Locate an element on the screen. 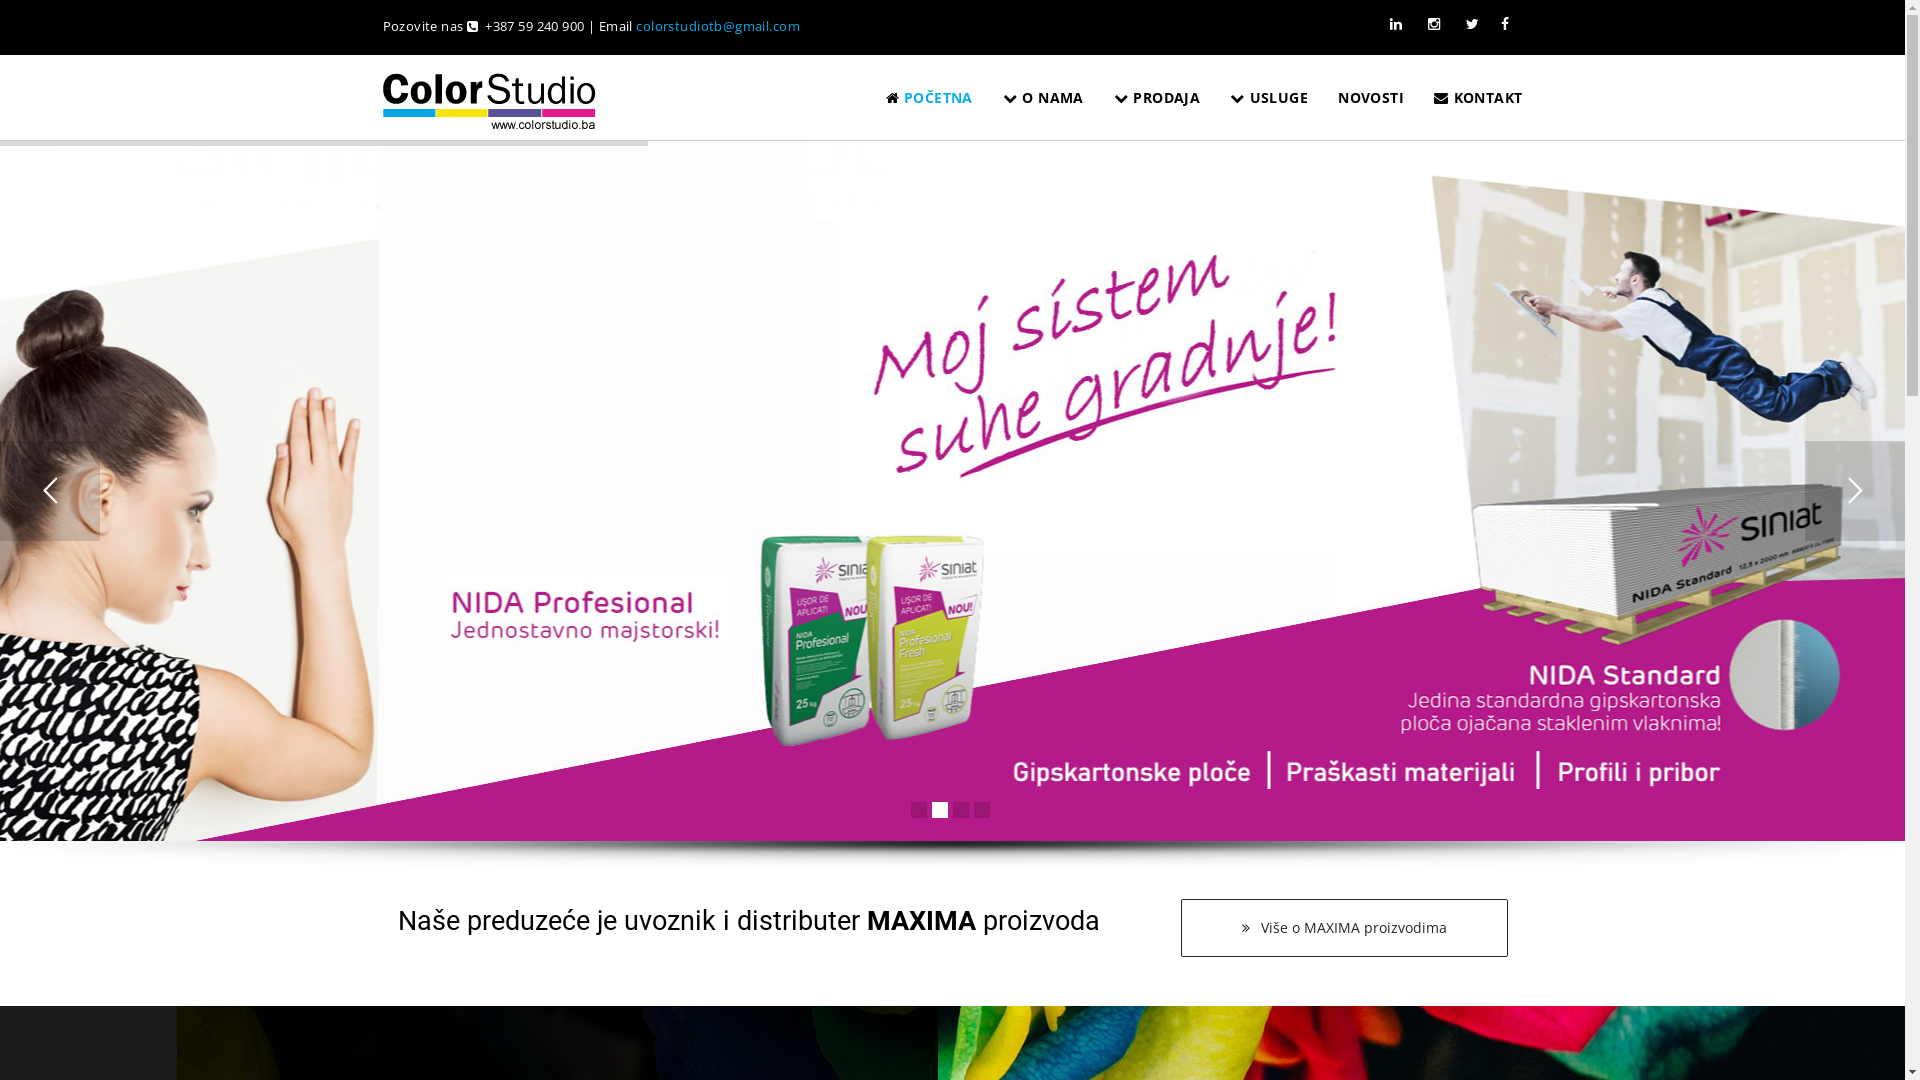 Image resolution: width=1920 pixels, height=1080 pixels. 'colorstudiotb@gmail.com' is located at coordinates (634, 26).